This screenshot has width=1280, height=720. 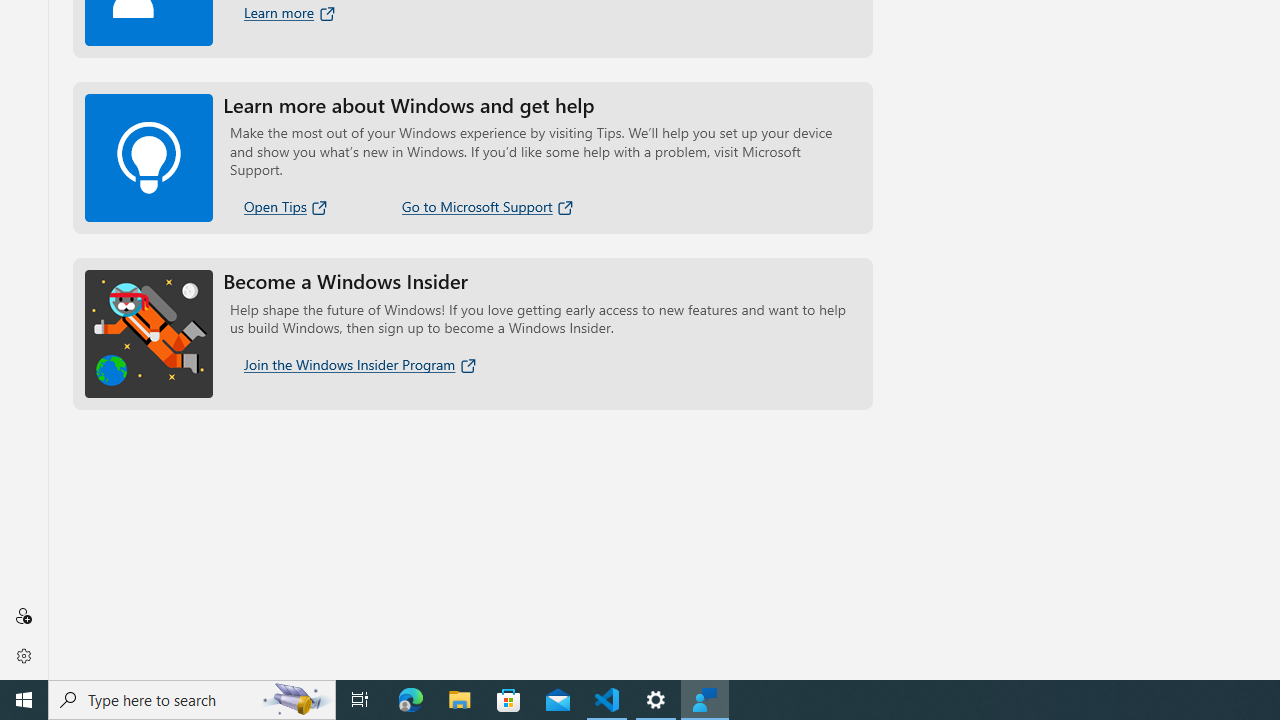 What do you see at coordinates (361, 365) in the screenshot?
I see `'Join the Windows Insider Program'` at bounding box center [361, 365].